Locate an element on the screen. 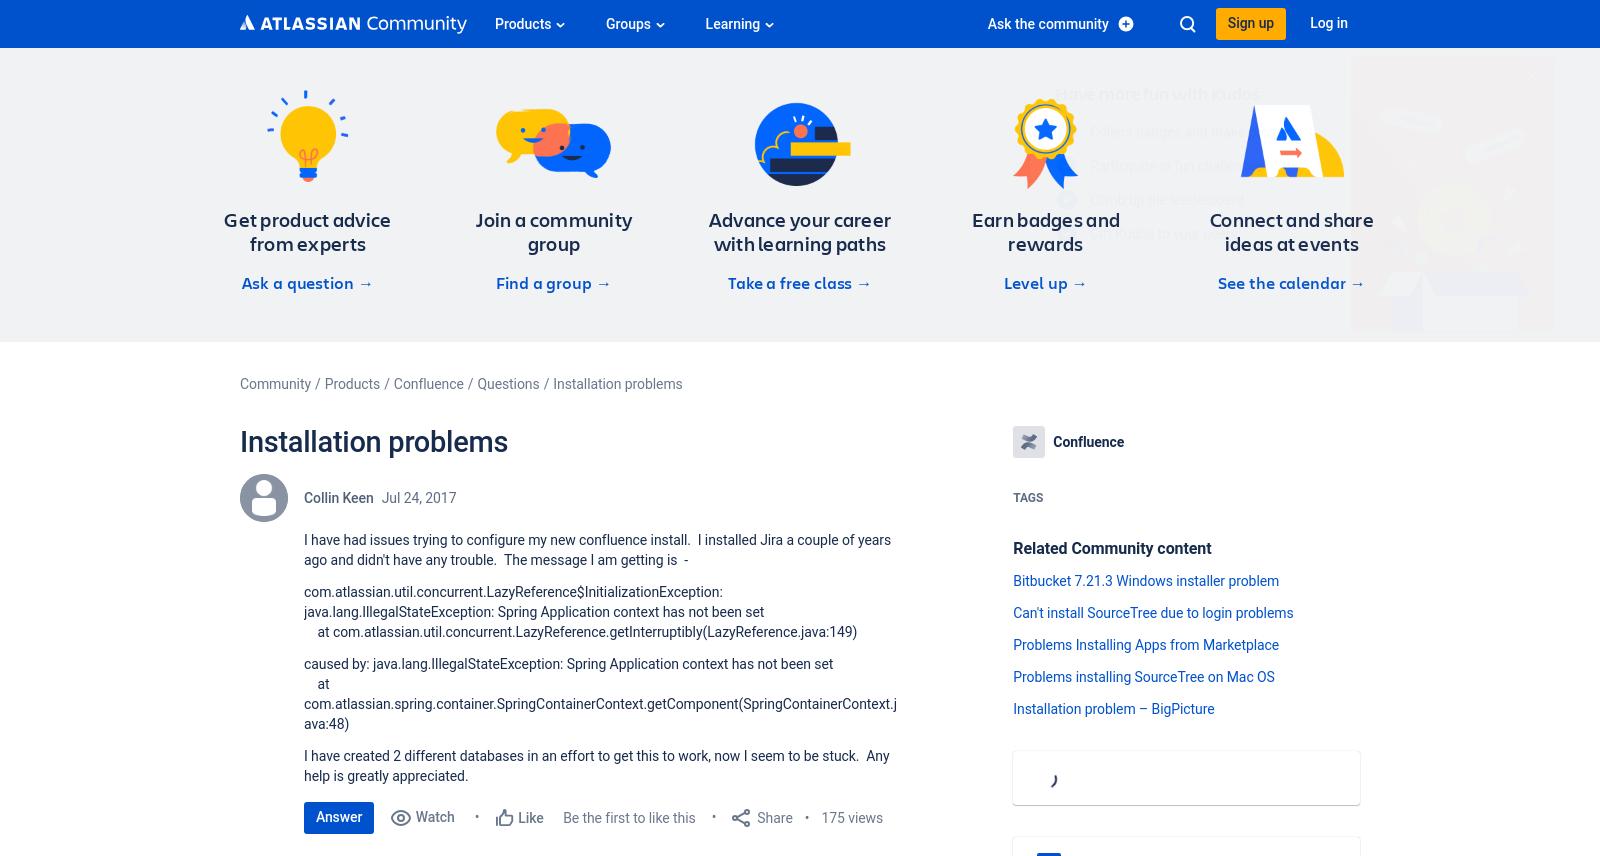 This screenshot has width=1600, height=856. 'Community' is located at coordinates (275, 384).